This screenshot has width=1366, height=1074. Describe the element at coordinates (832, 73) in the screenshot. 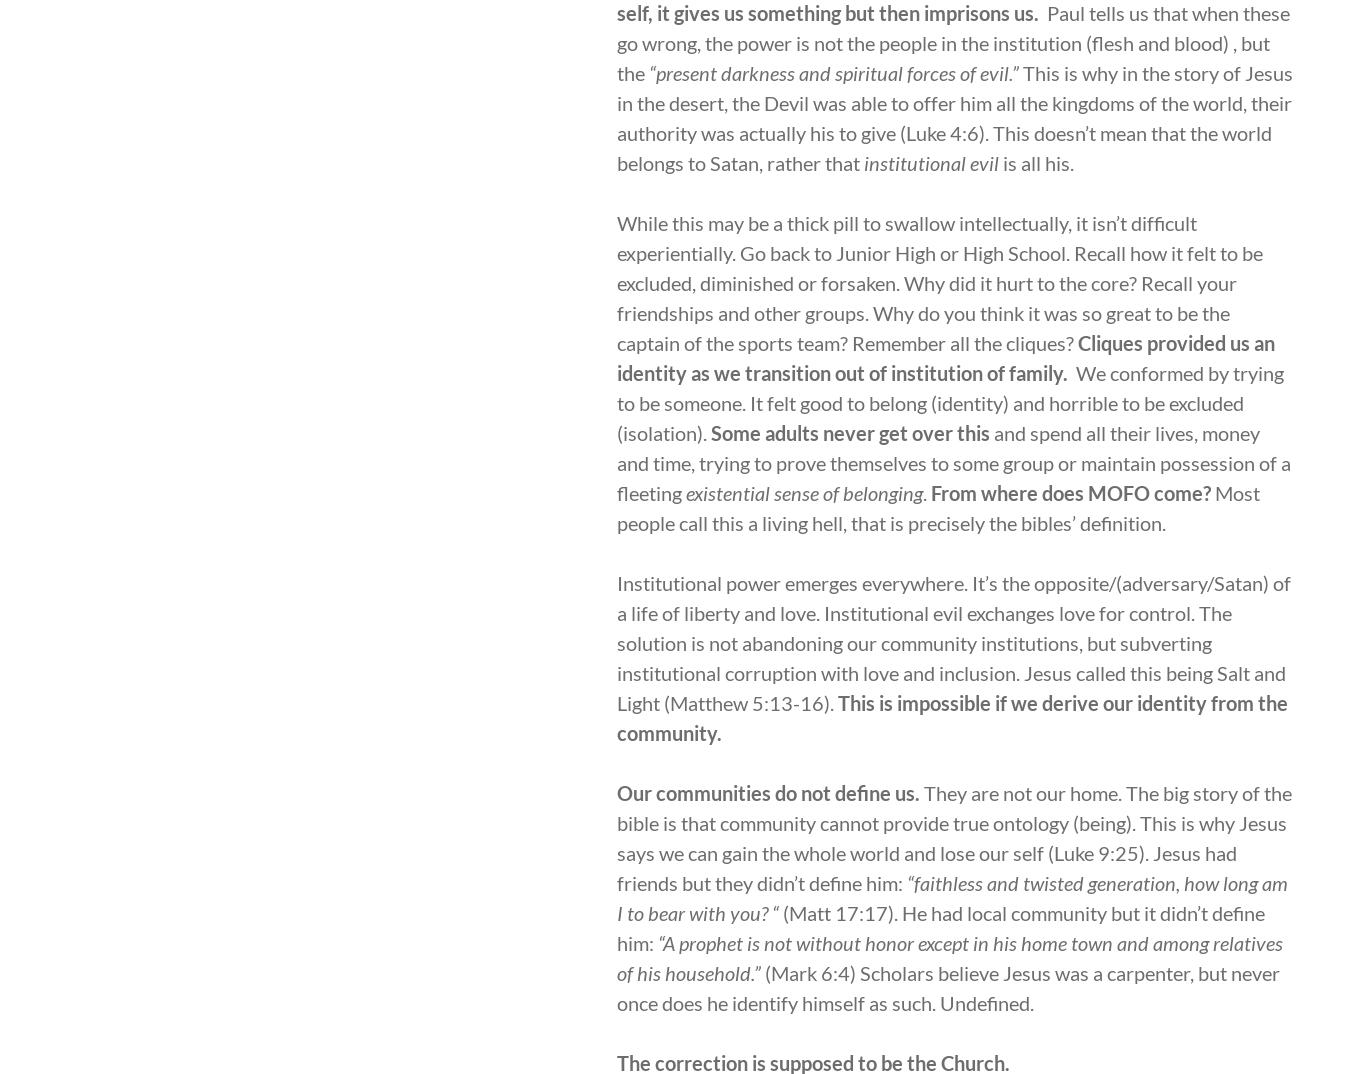

I see `'“present darkness and spiritual forces of evil.”'` at that location.